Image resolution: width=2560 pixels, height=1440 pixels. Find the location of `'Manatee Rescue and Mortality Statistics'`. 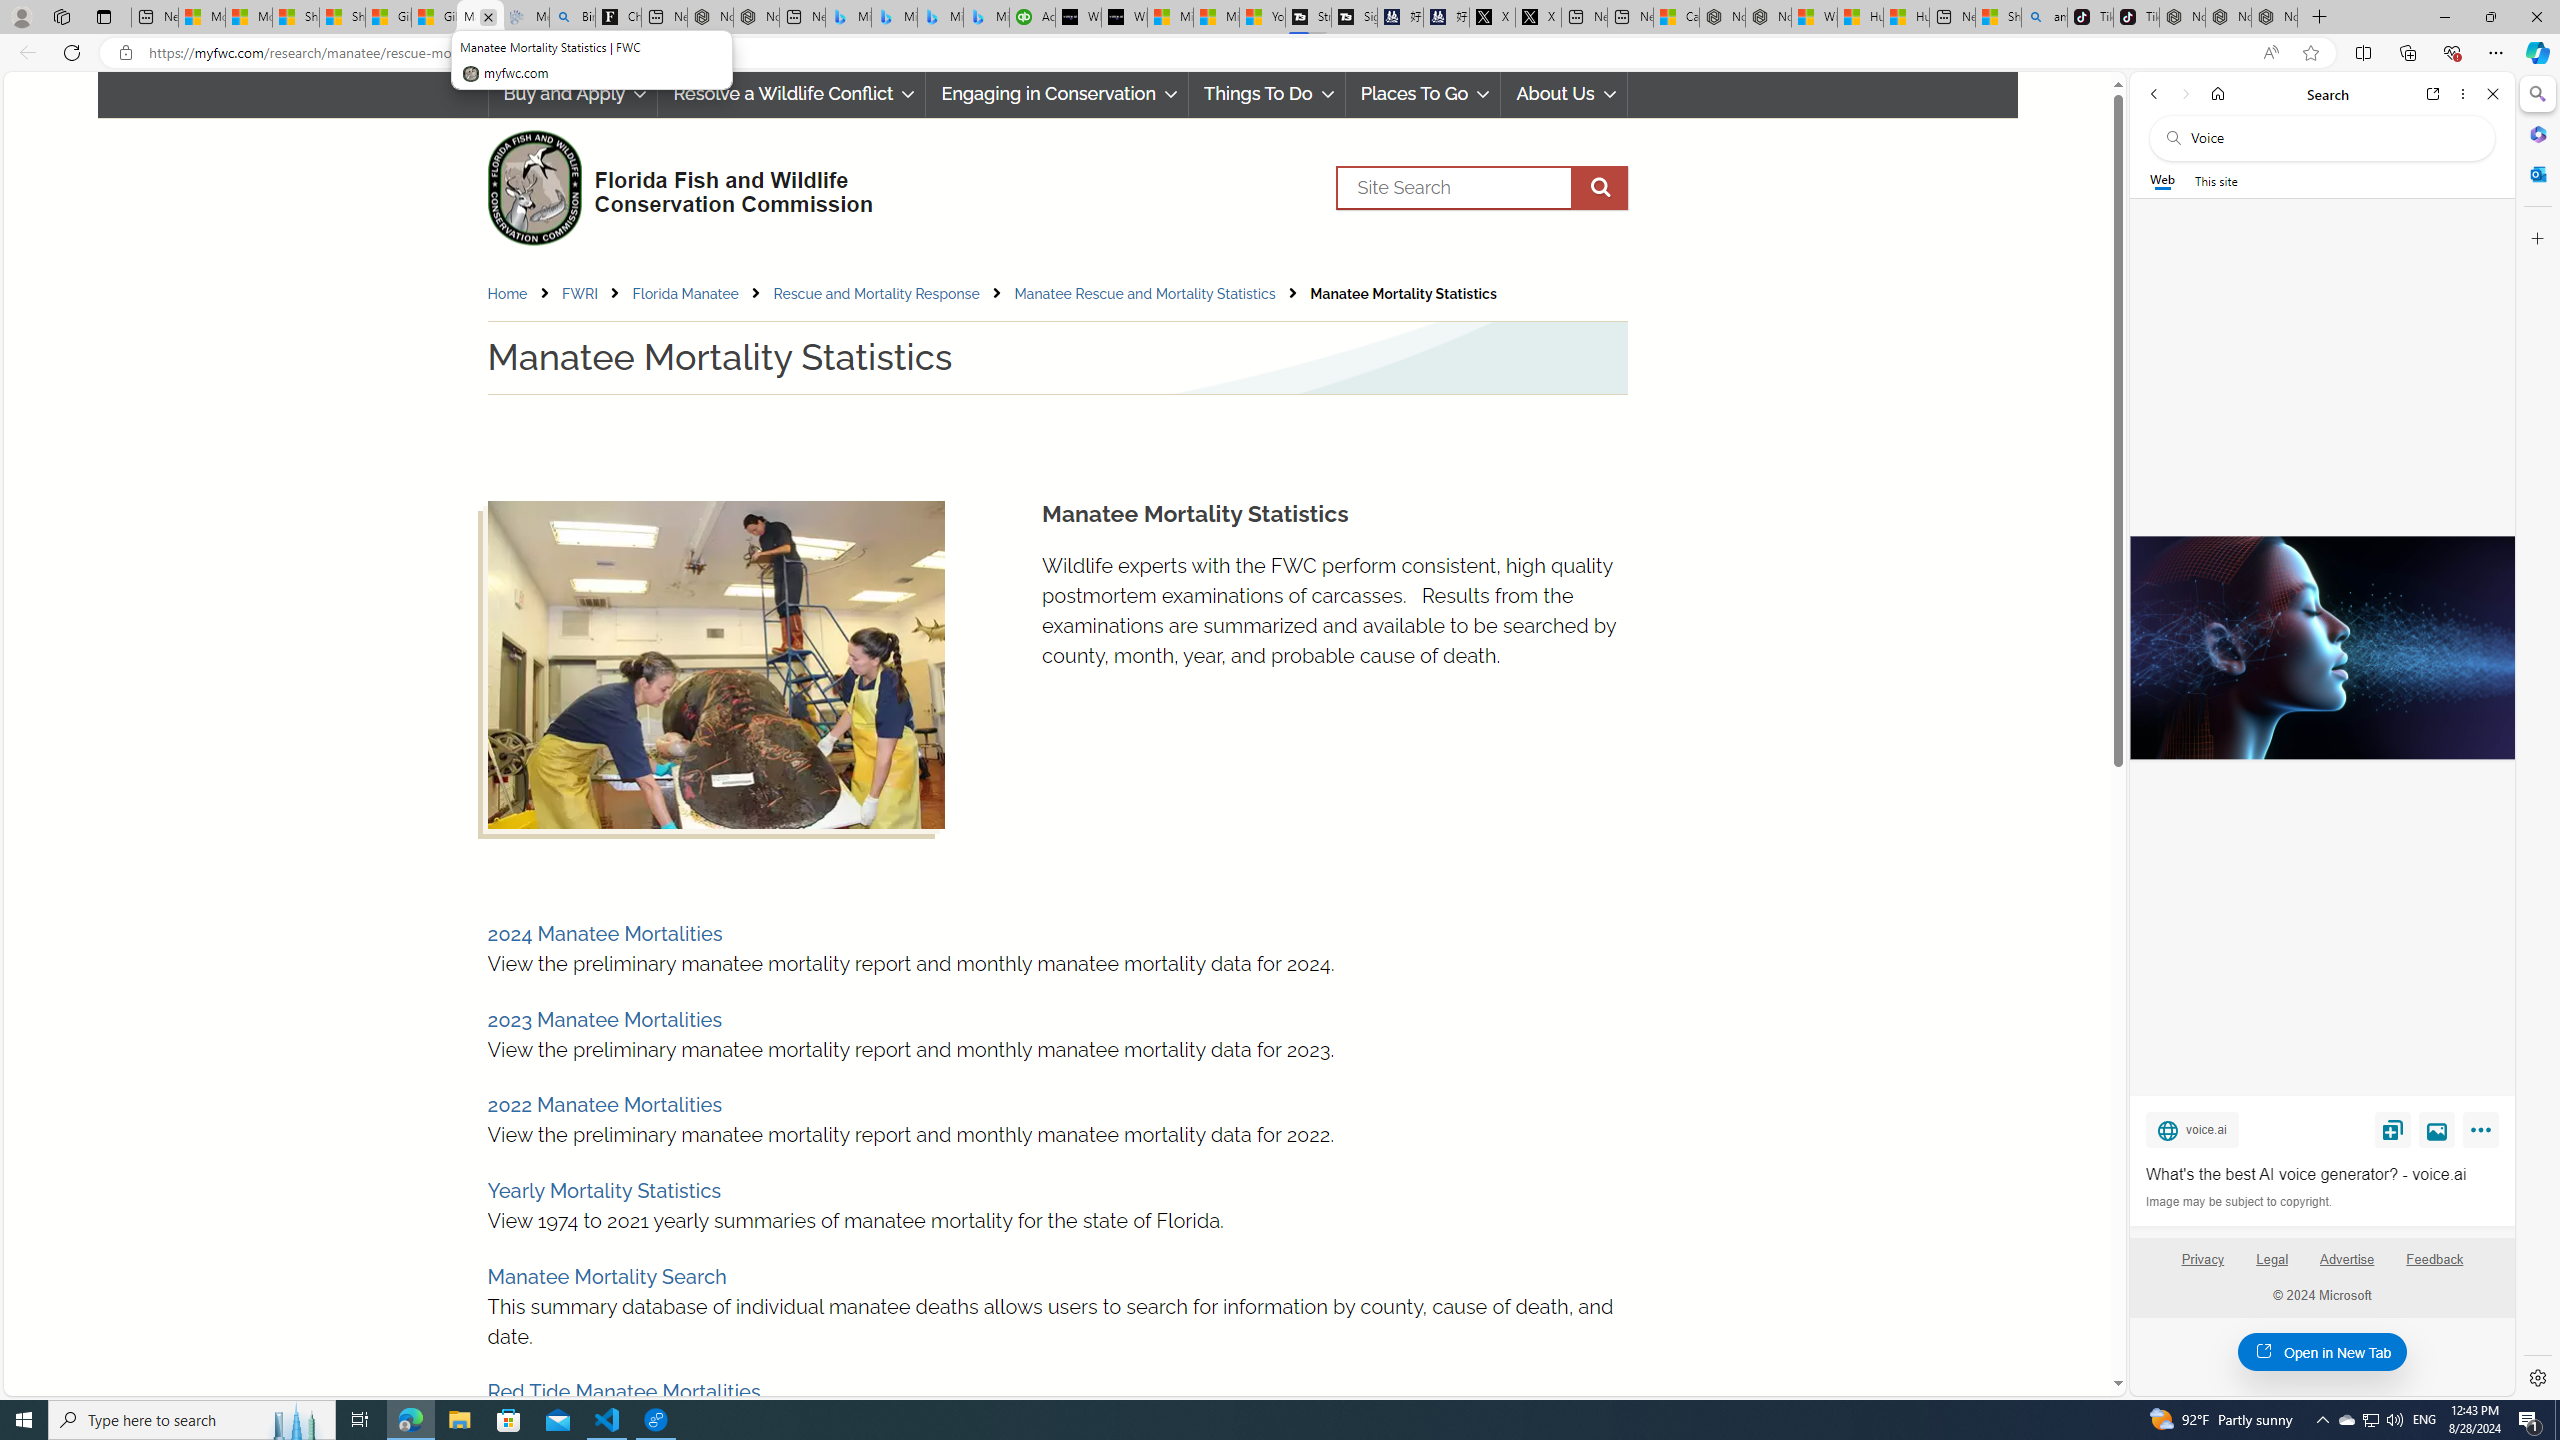

'Manatee Rescue and Mortality Statistics' is located at coordinates (1144, 294).